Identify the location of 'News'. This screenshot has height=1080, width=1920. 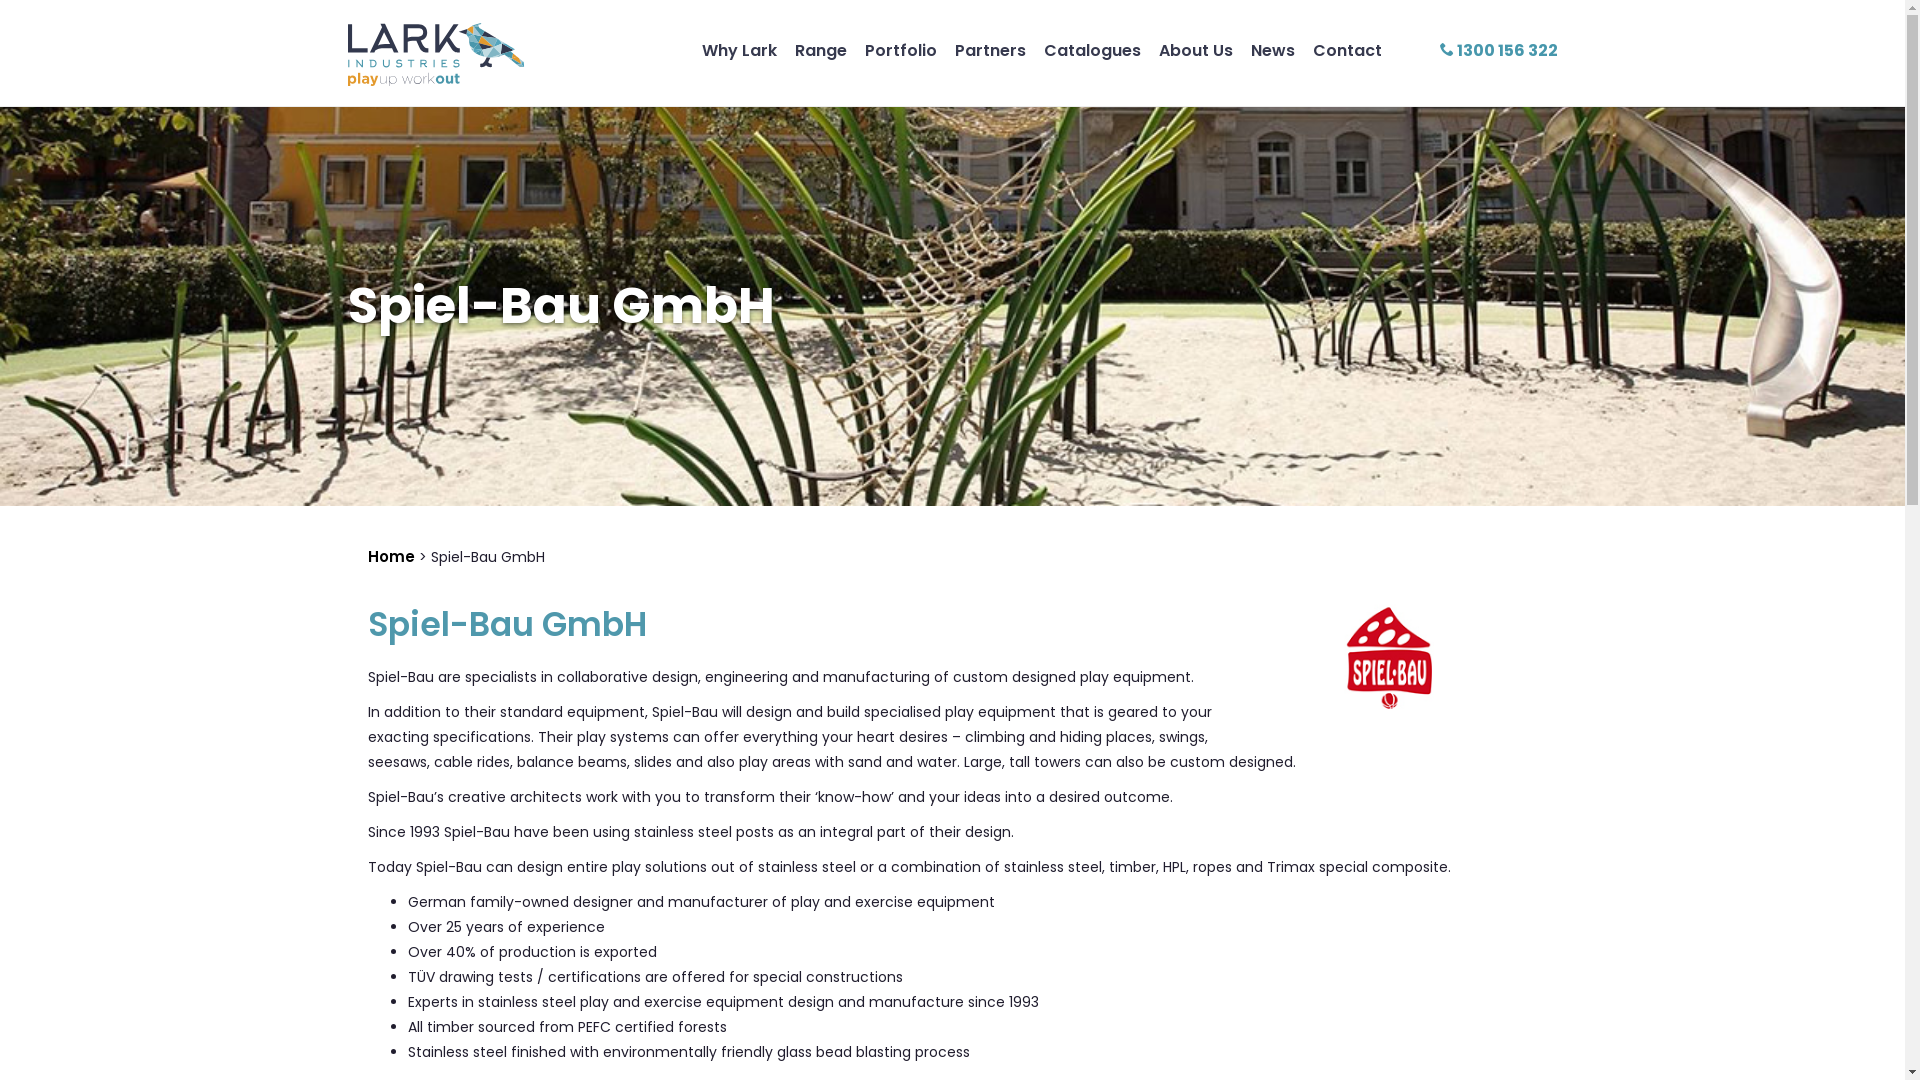
(1271, 49).